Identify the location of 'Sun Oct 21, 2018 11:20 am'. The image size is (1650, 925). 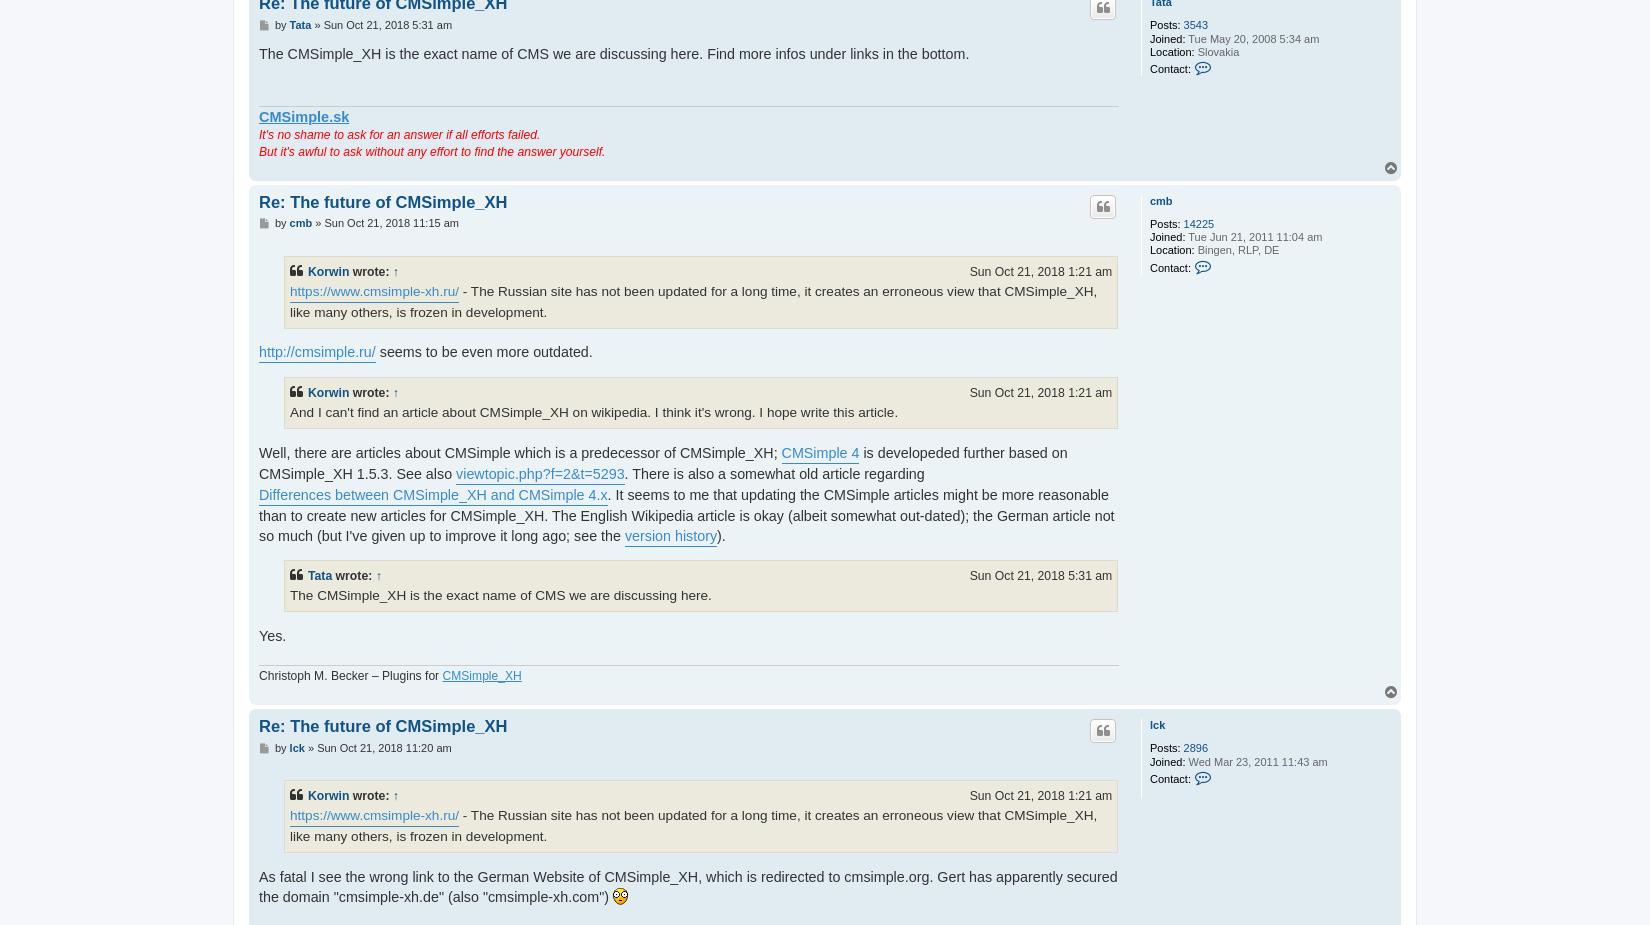
(383, 747).